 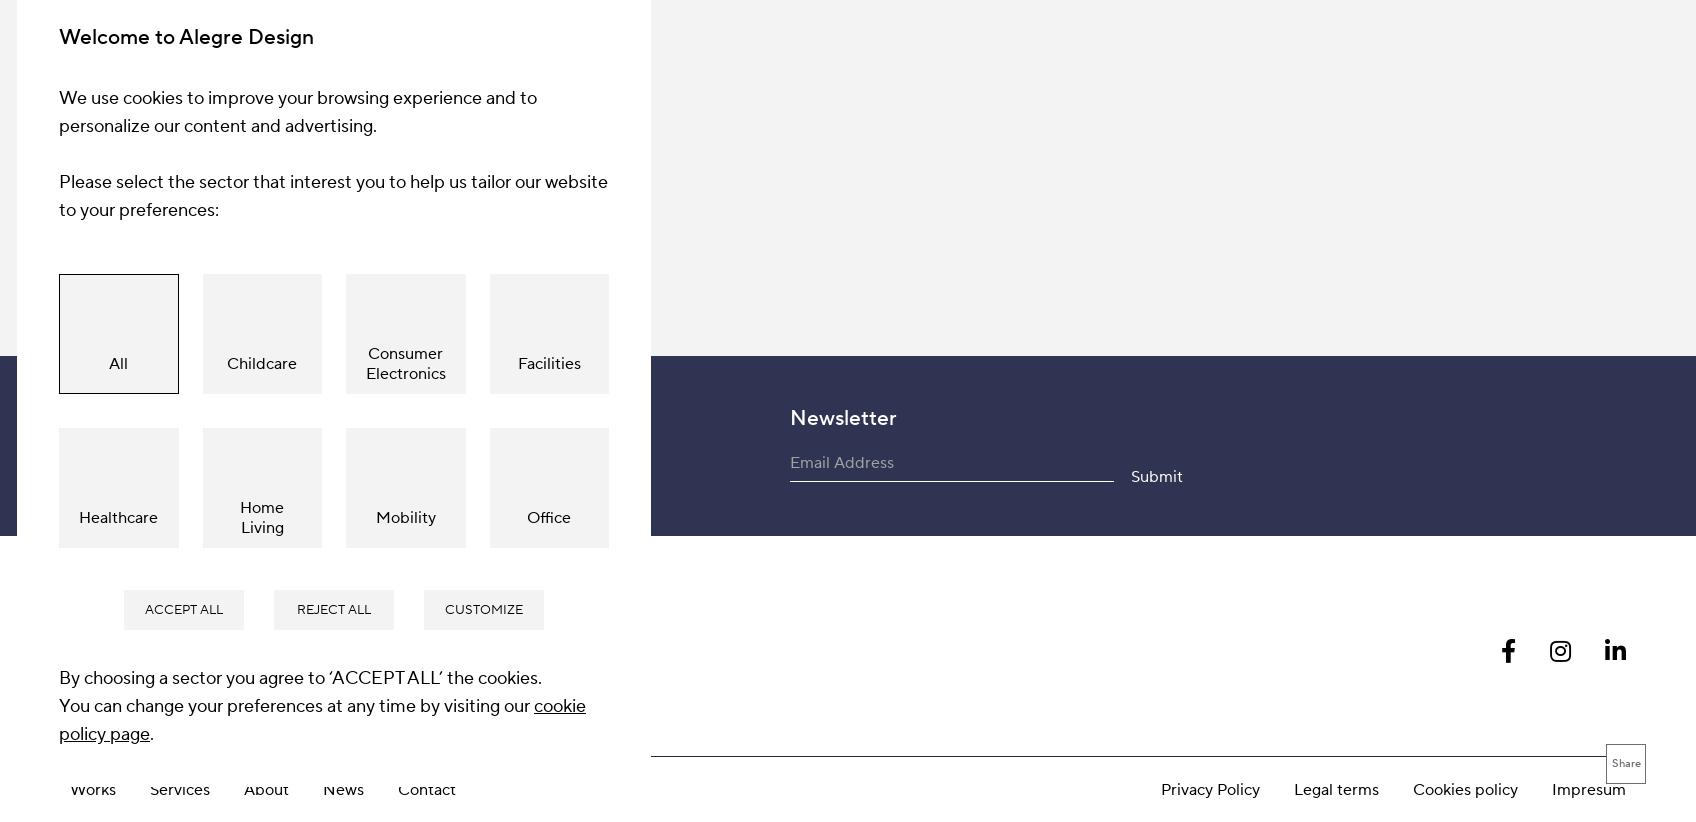 What do you see at coordinates (1209, 340) in the screenshot?
I see `'Privacy Policy'` at bounding box center [1209, 340].